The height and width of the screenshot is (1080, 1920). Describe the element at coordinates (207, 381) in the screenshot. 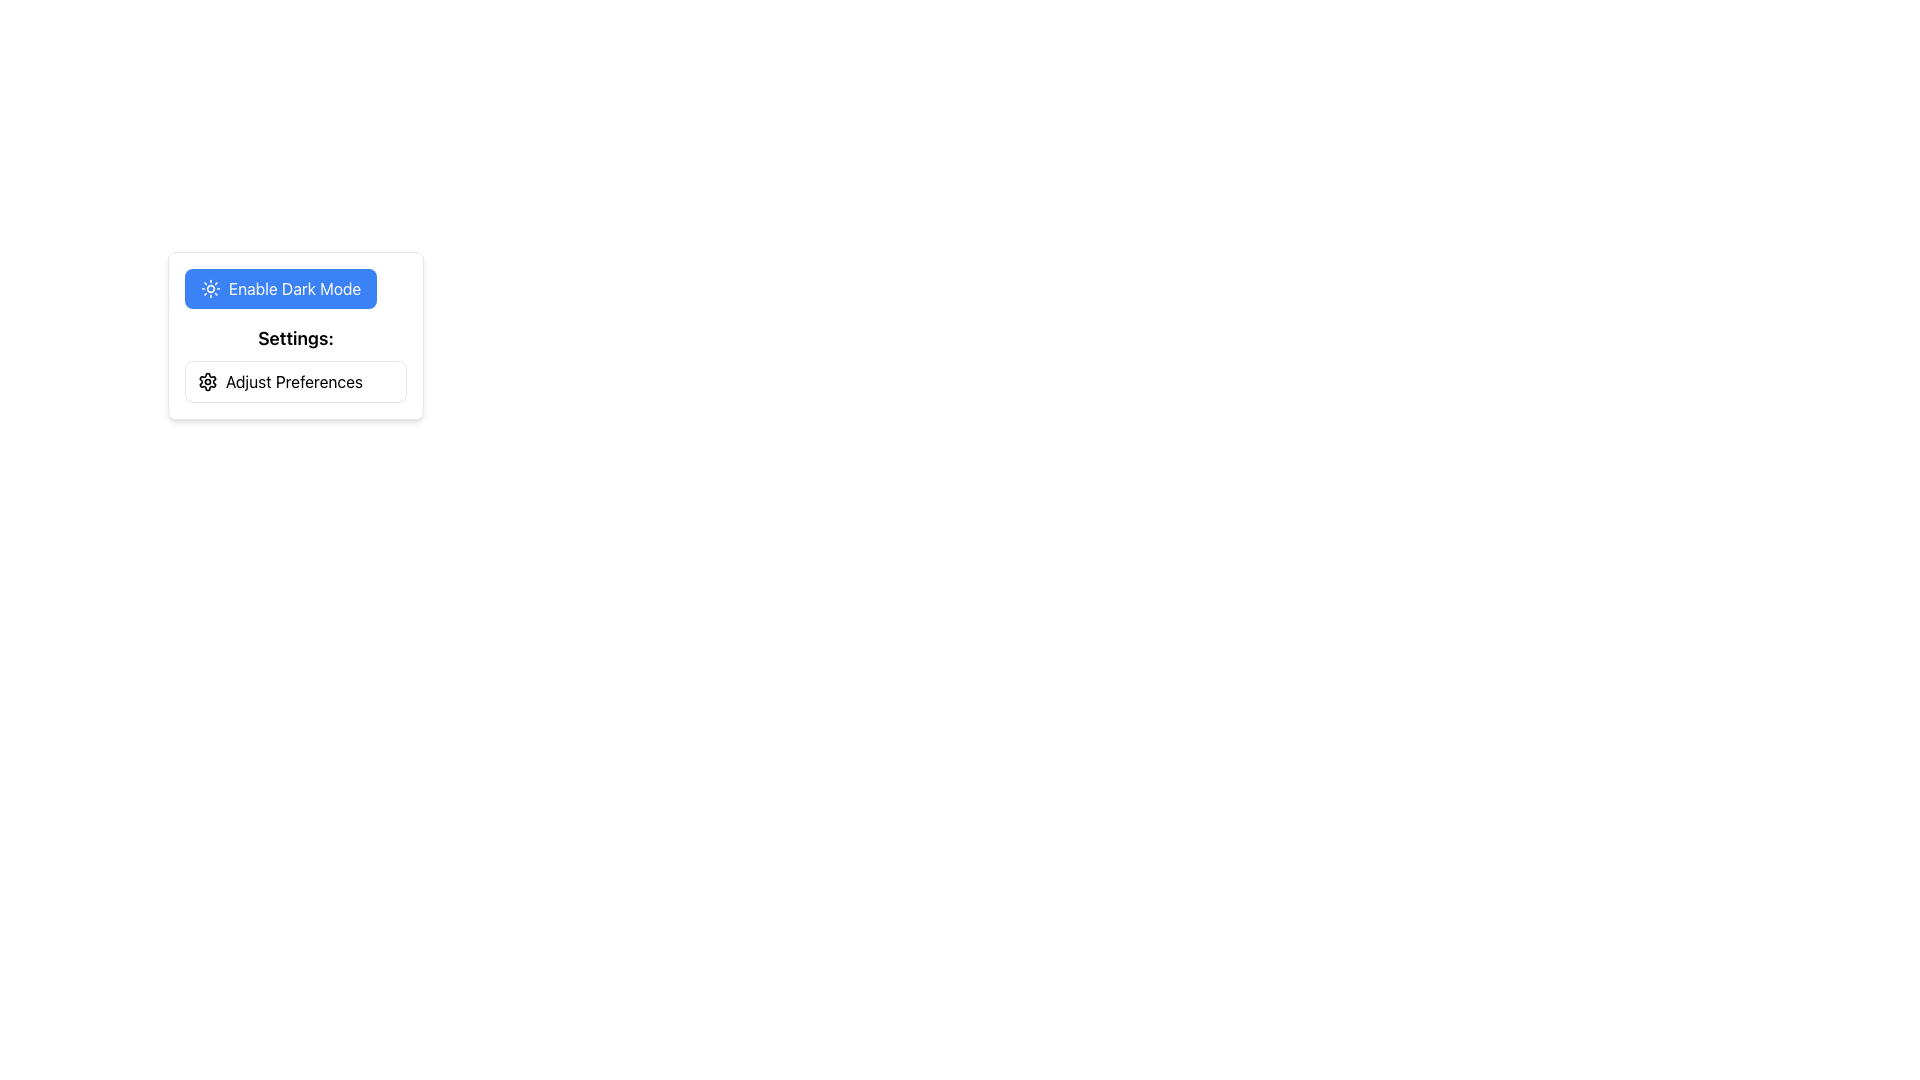

I see `the circular settings gear icon located to the left of the text 'Adjust Preferences'` at that location.